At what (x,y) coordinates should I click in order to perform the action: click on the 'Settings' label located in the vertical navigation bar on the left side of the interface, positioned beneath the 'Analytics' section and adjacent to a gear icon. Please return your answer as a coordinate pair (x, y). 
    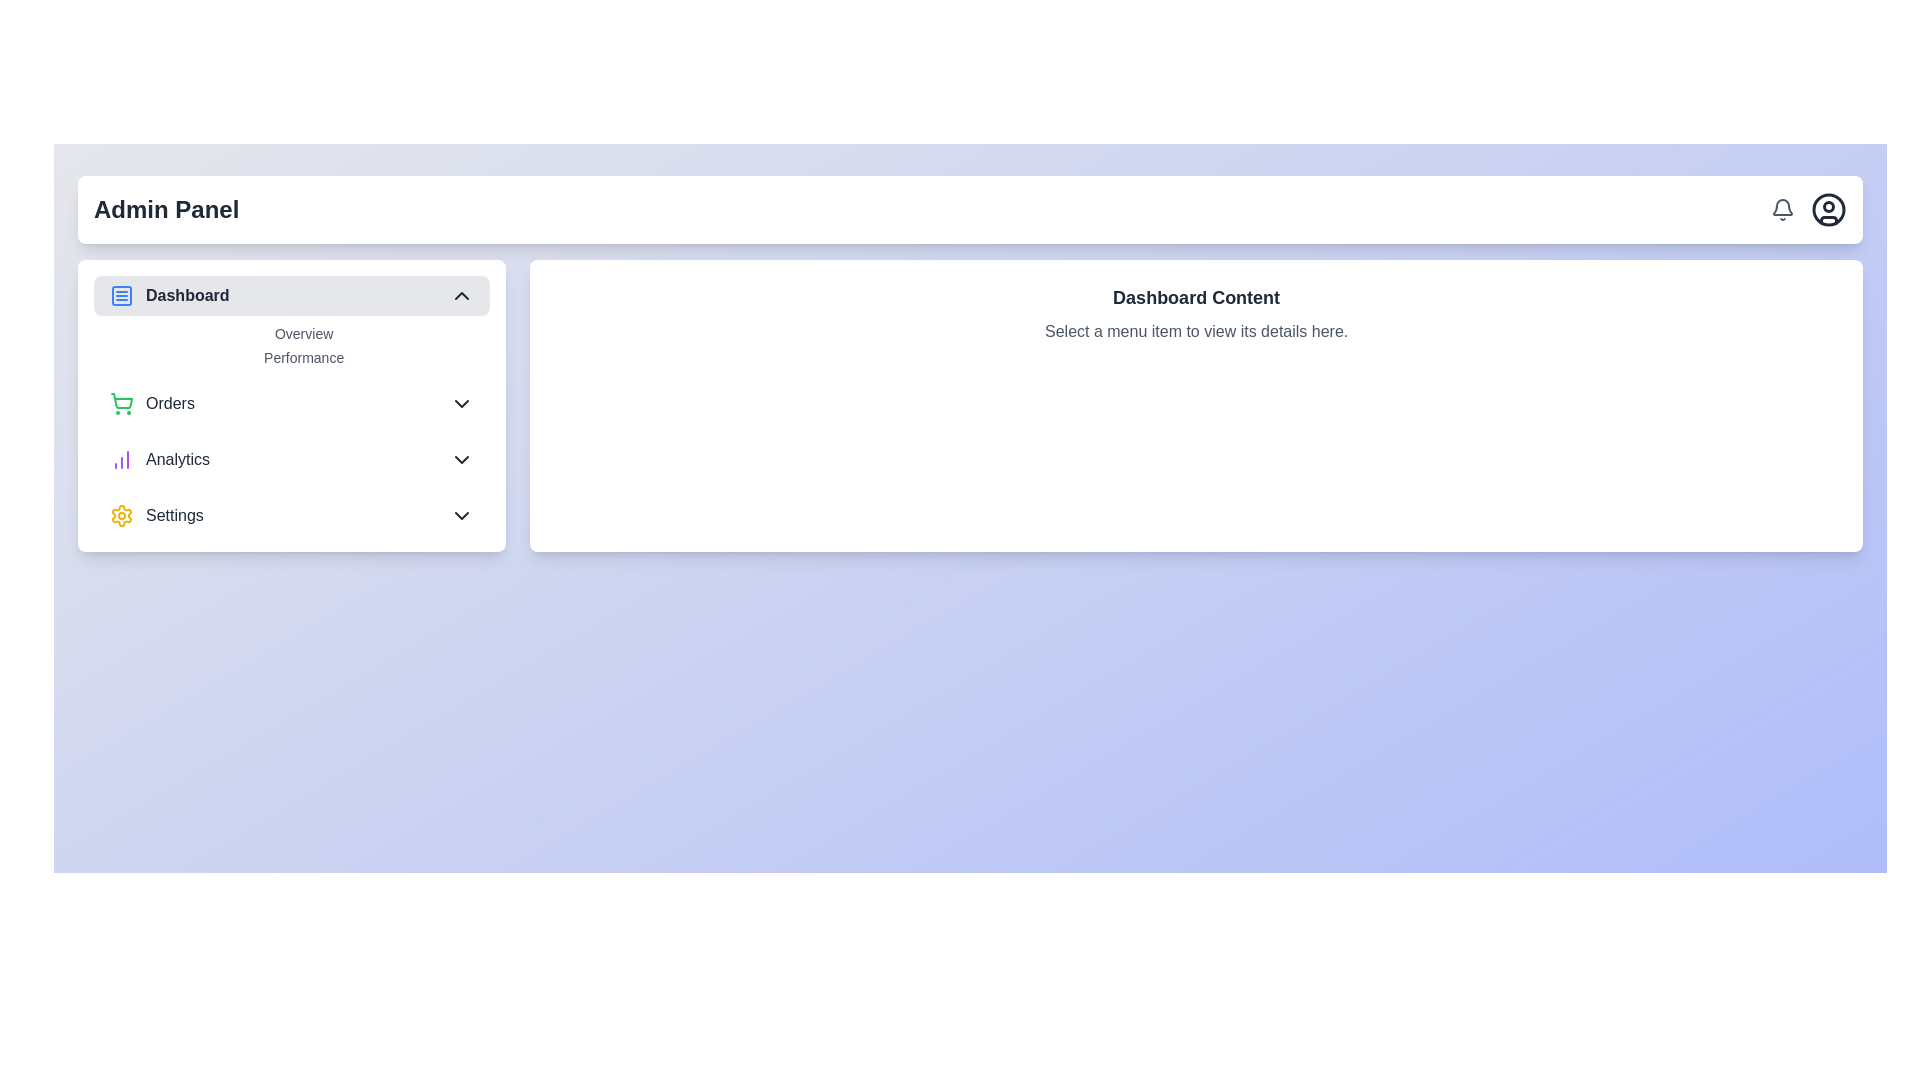
    Looking at the image, I should click on (174, 515).